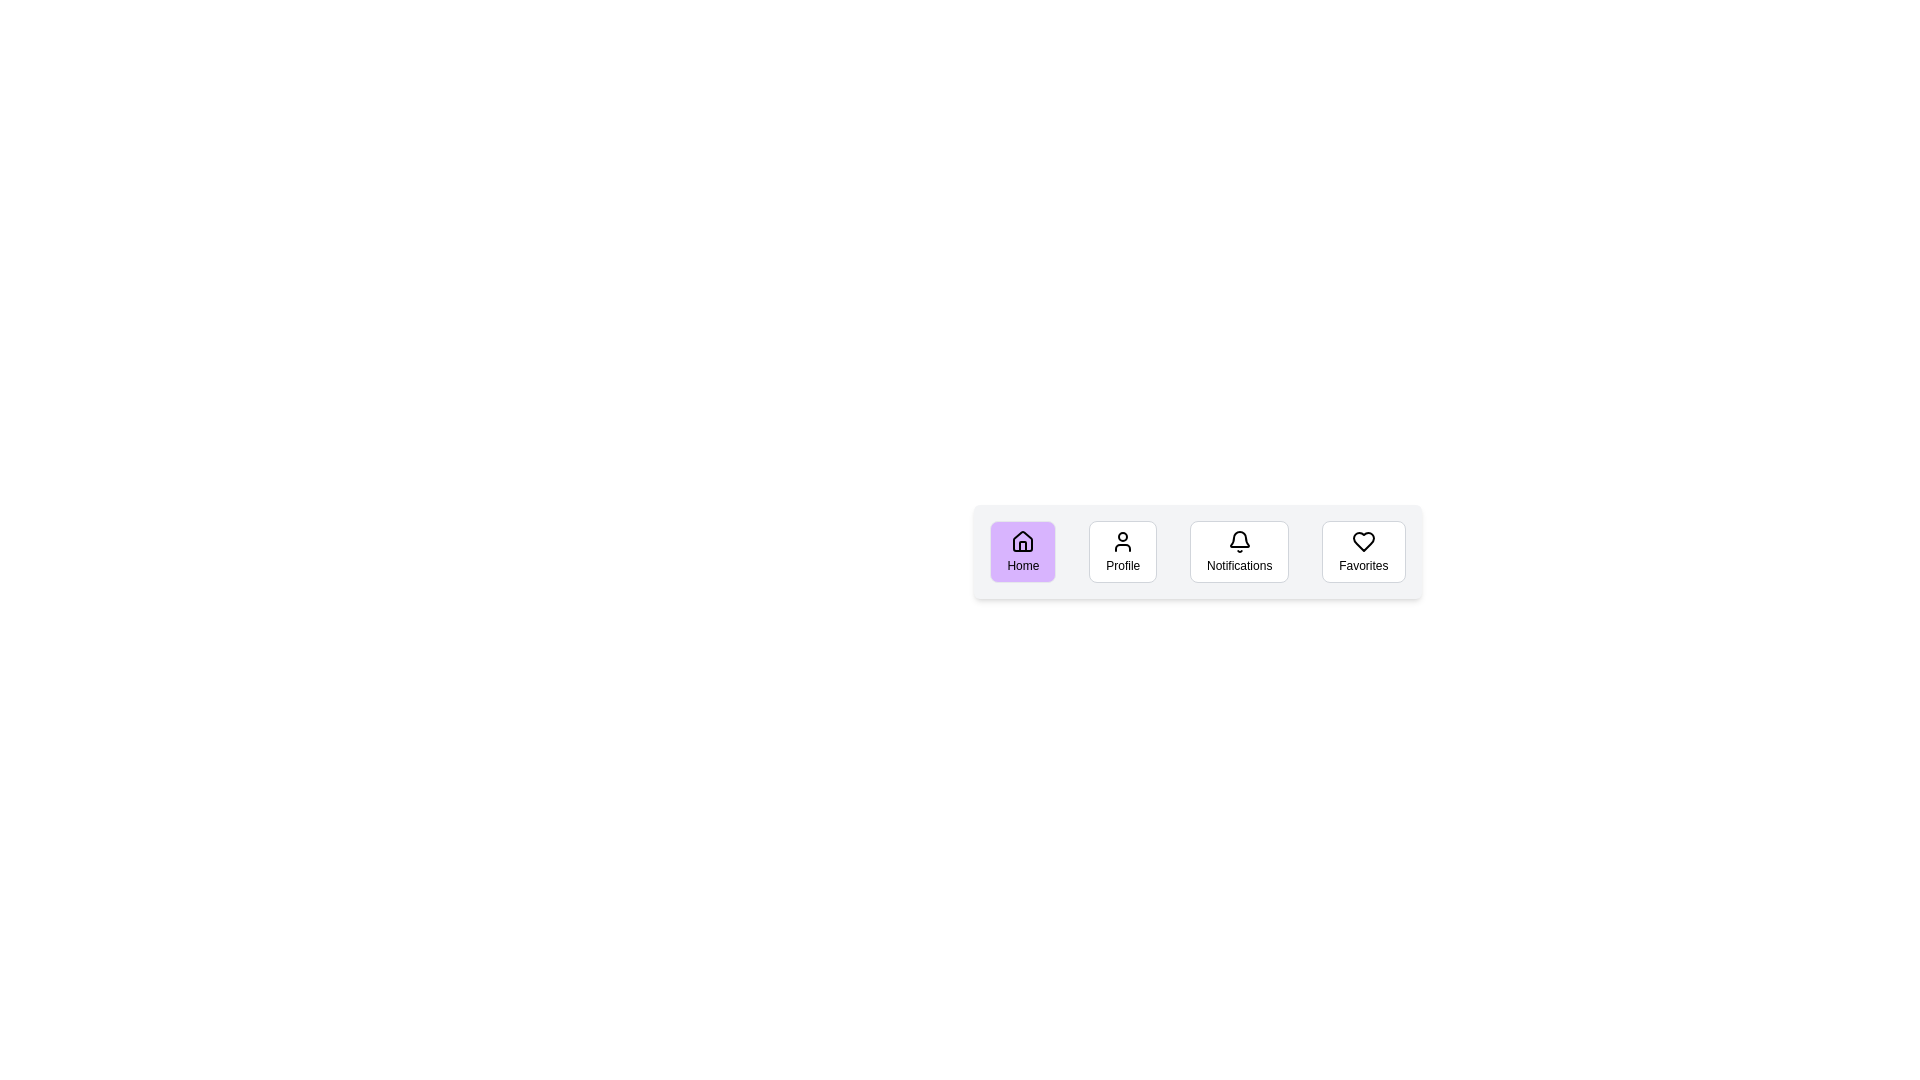 This screenshot has height=1080, width=1920. What do you see at coordinates (1022, 551) in the screenshot?
I see `the Home button to navigate to the corresponding section` at bounding box center [1022, 551].